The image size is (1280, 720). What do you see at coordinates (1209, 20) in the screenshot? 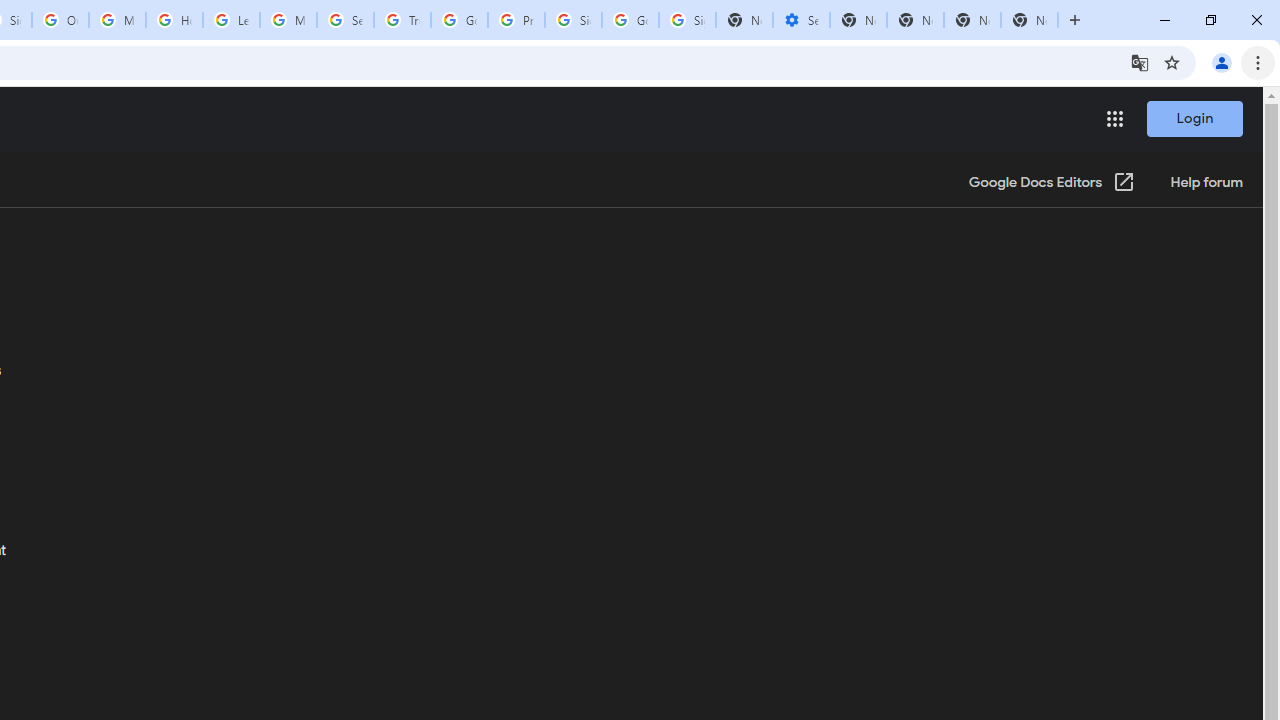
I see `'Restore'` at bounding box center [1209, 20].